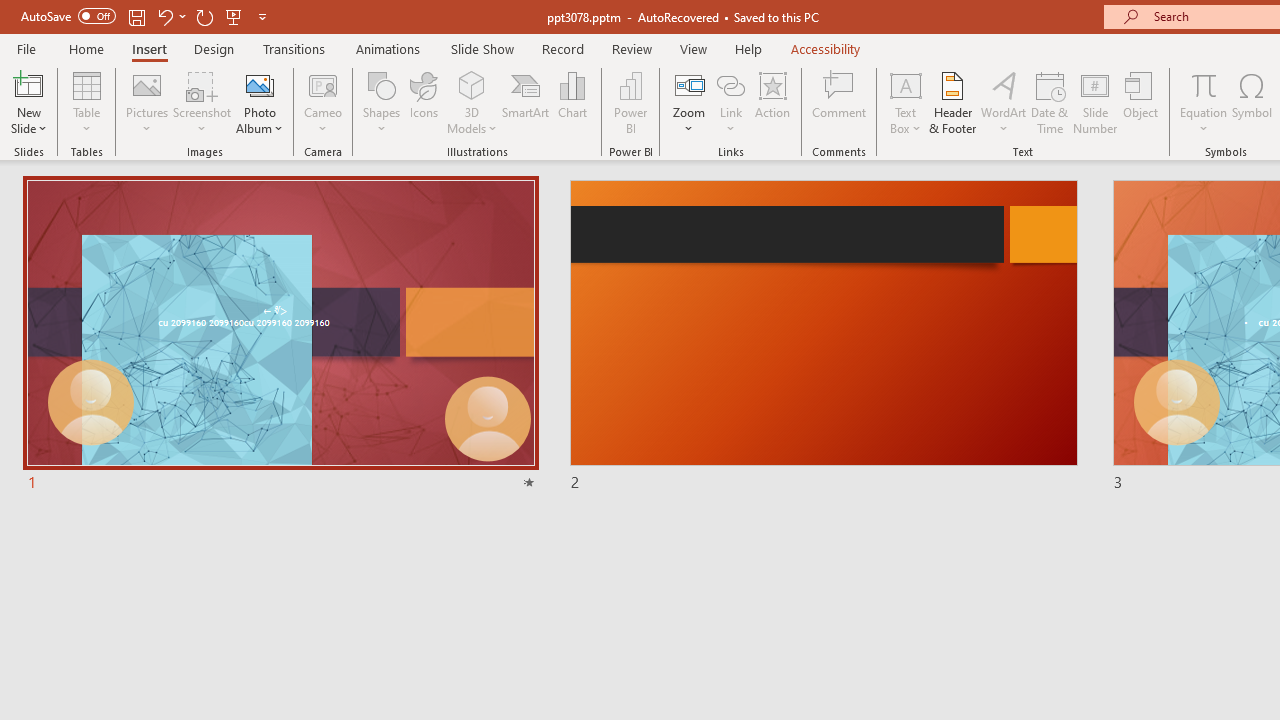 Image resolution: width=1280 pixels, height=720 pixels. I want to click on 'Comment', so click(839, 103).